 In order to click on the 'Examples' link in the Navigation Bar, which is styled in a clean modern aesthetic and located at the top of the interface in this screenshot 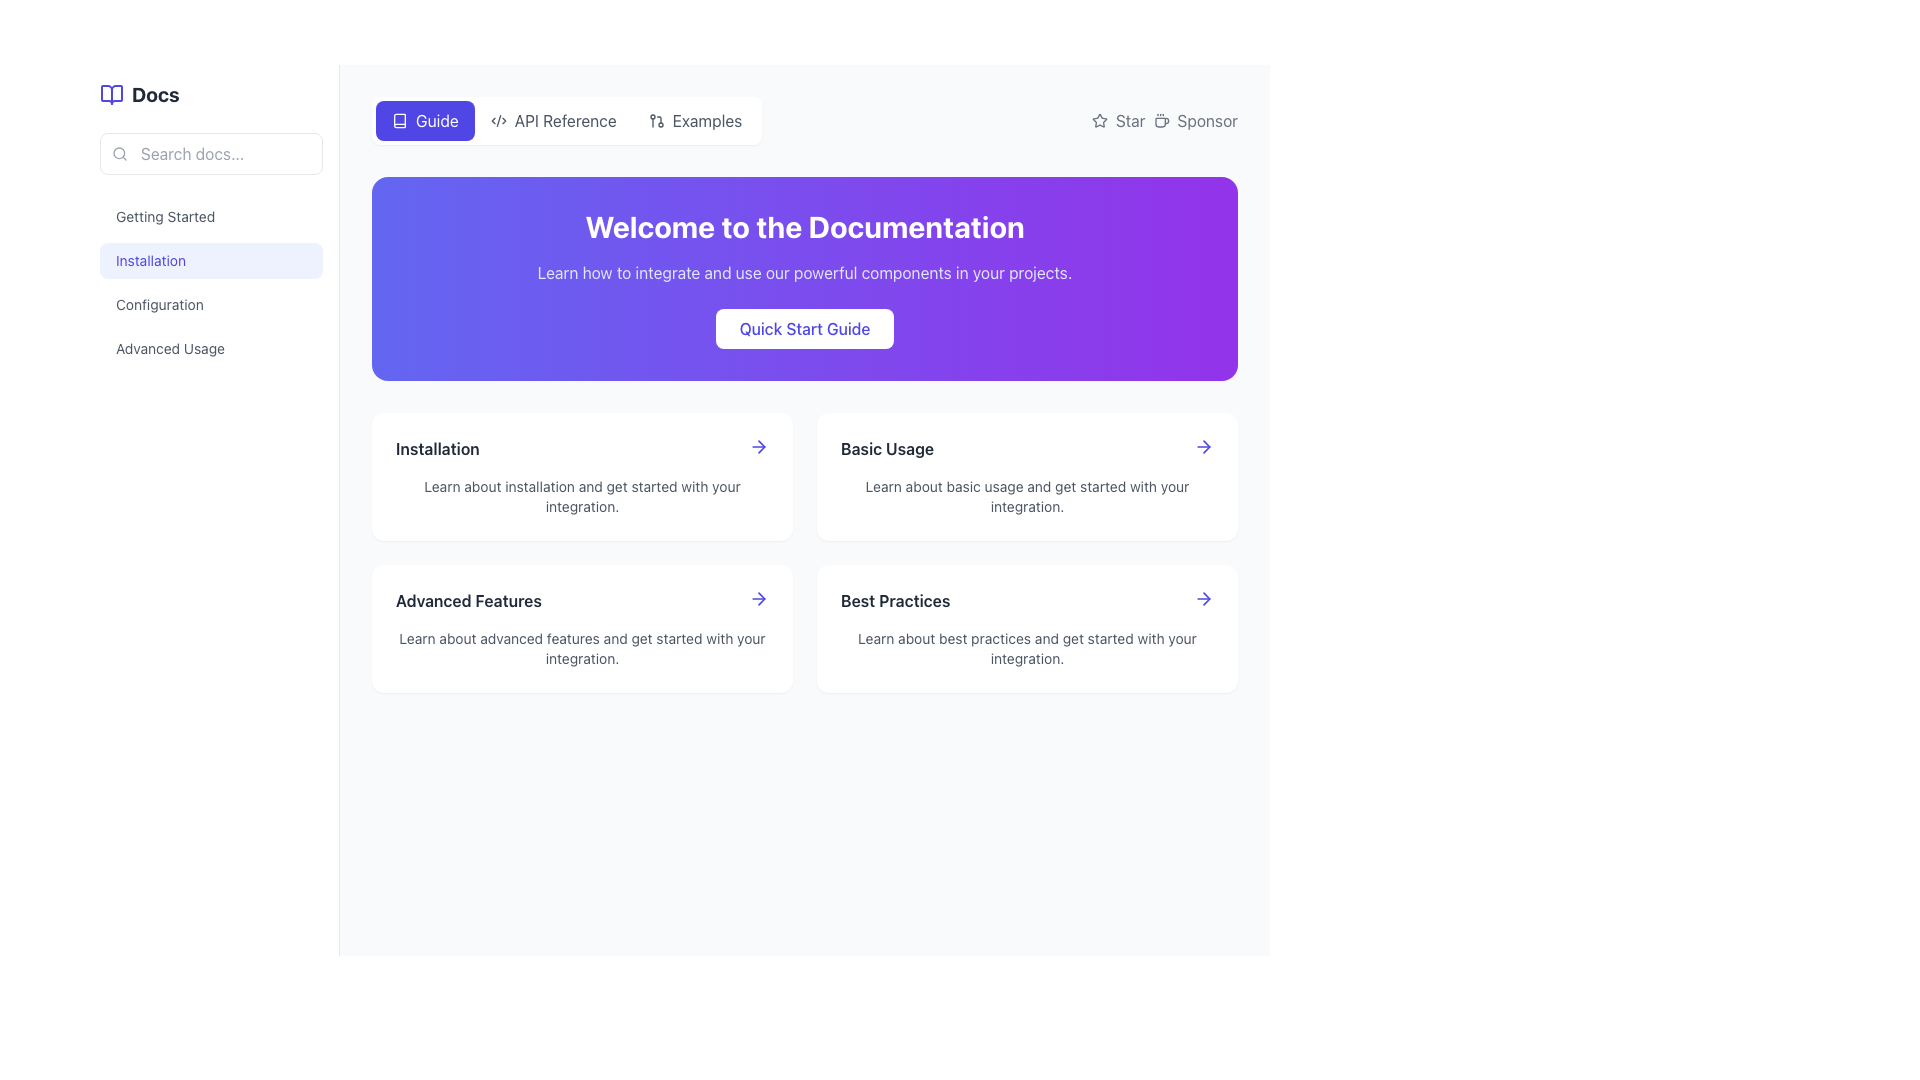, I will do `click(805, 120)`.